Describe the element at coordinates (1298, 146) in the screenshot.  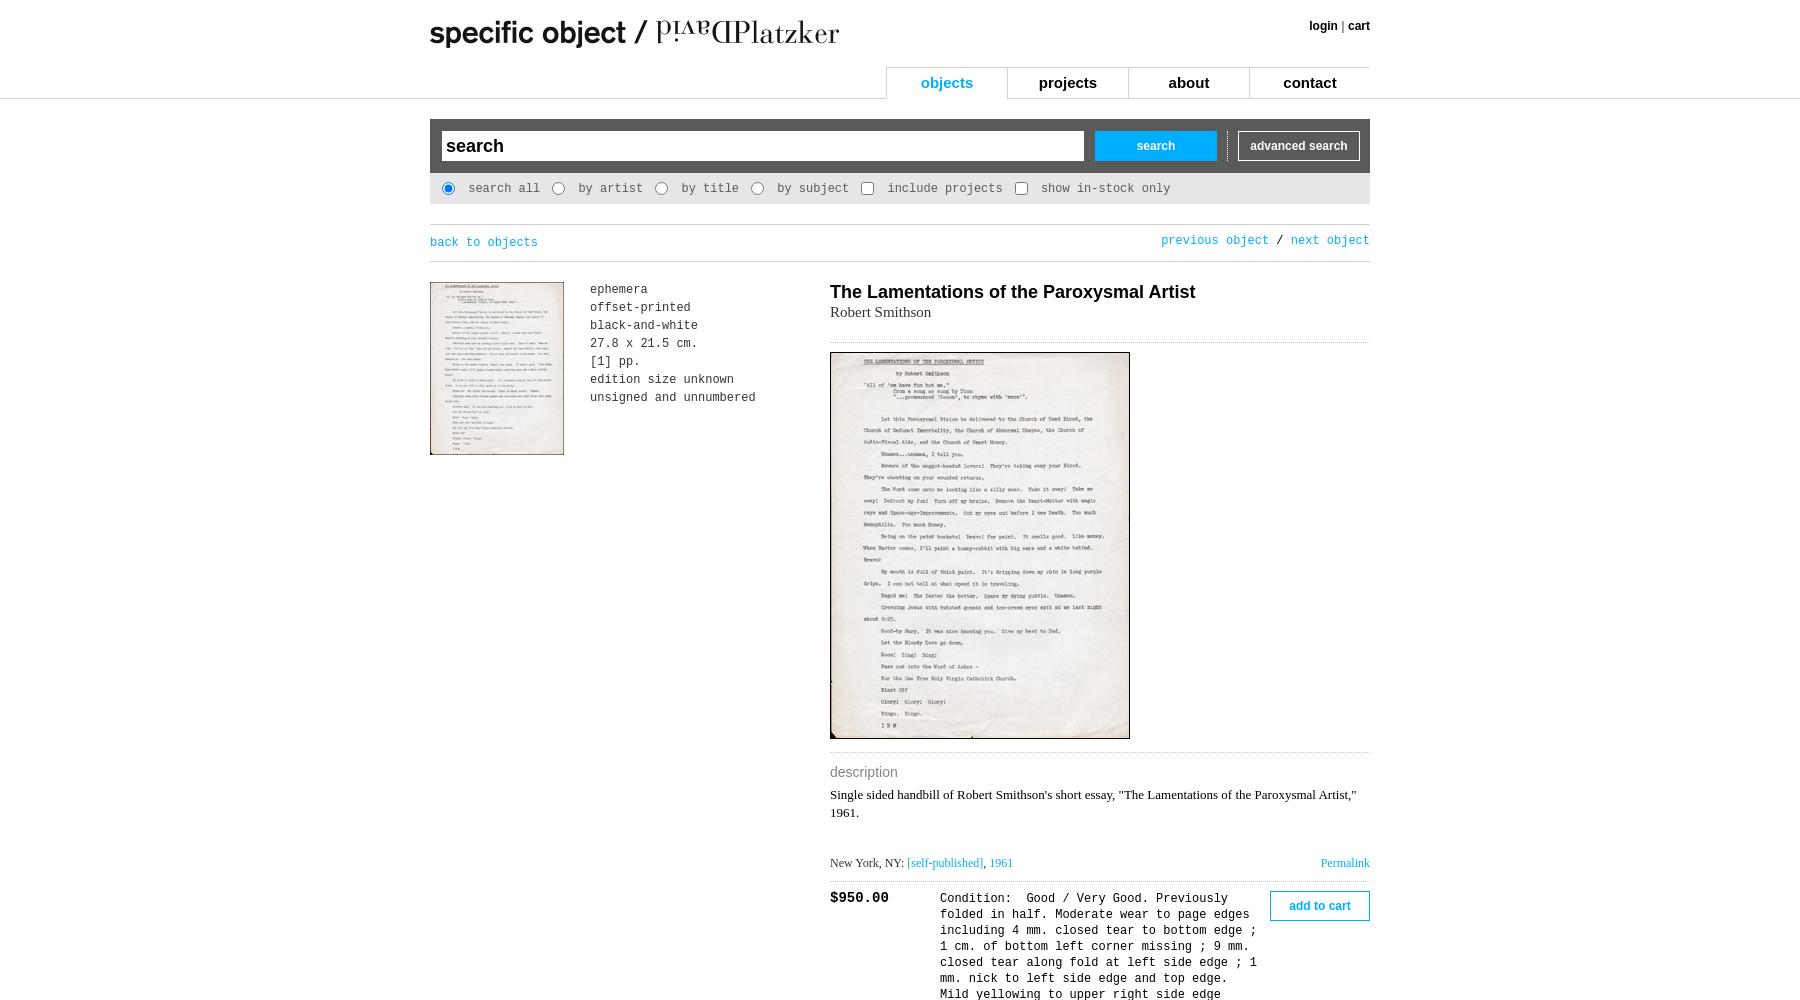
I see `'advanced search'` at that location.